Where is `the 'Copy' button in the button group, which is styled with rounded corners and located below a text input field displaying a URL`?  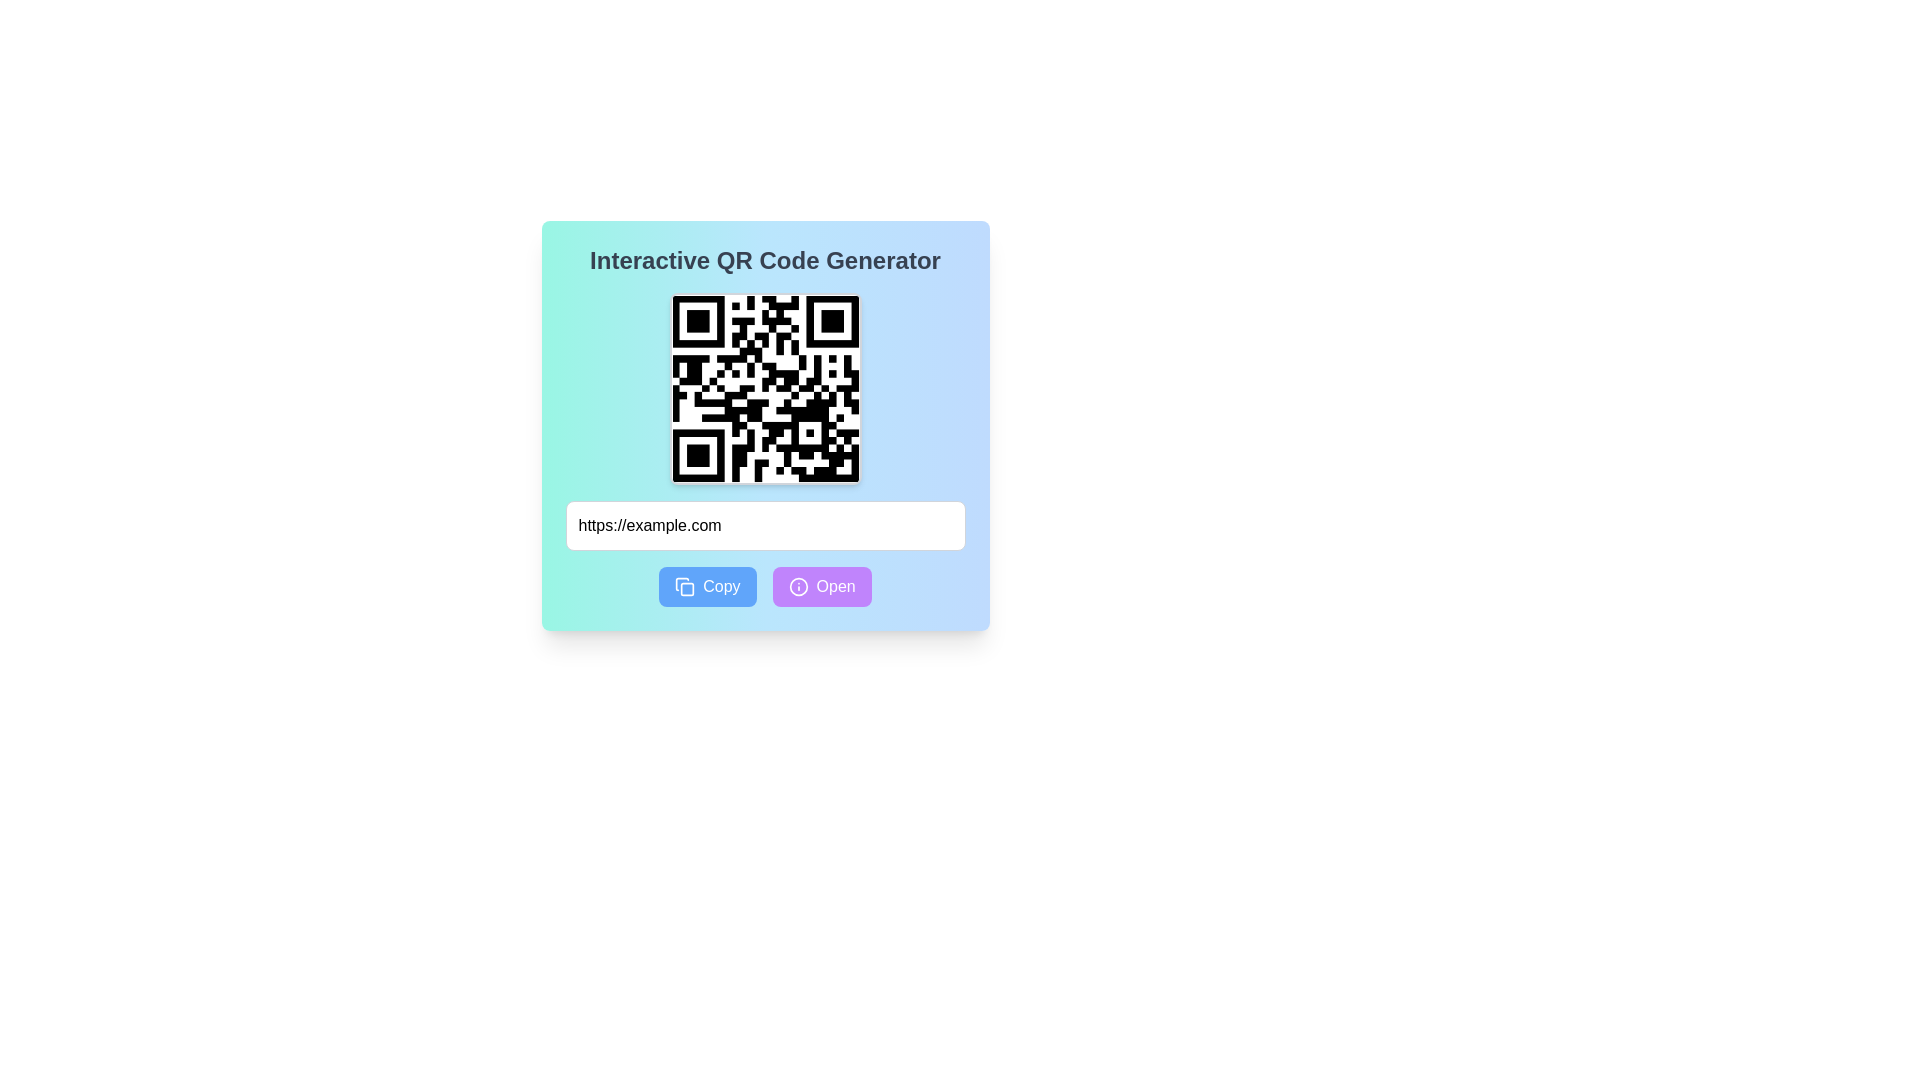
the 'Copy' button in the button group, which is styled with rounded corners and located below a text input field displaying a URL is located at coordinates (764, 585).